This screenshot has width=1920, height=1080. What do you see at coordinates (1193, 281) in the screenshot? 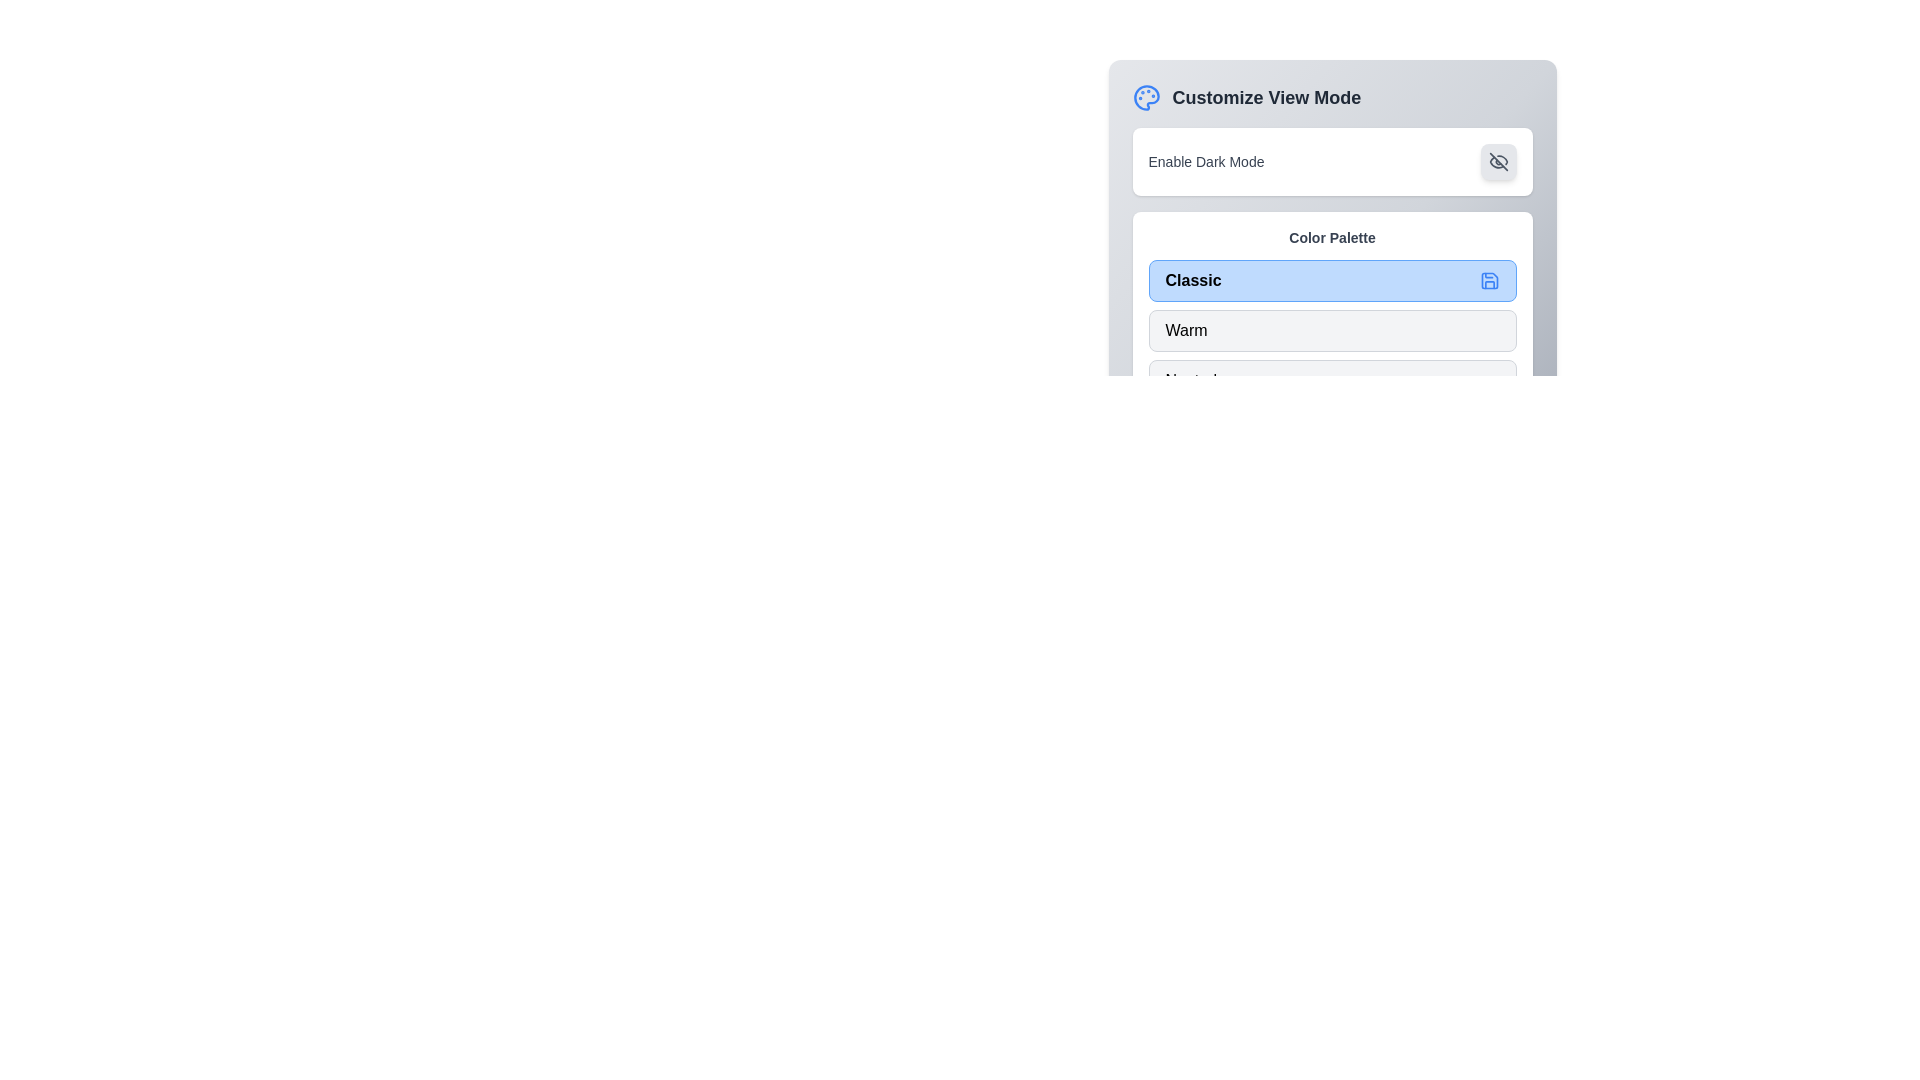
I see `the text label 'Classic' which is in bold style within a light blue rounded rectangular section in the 'Color Palette' group` at bounding box center [1193, 281].